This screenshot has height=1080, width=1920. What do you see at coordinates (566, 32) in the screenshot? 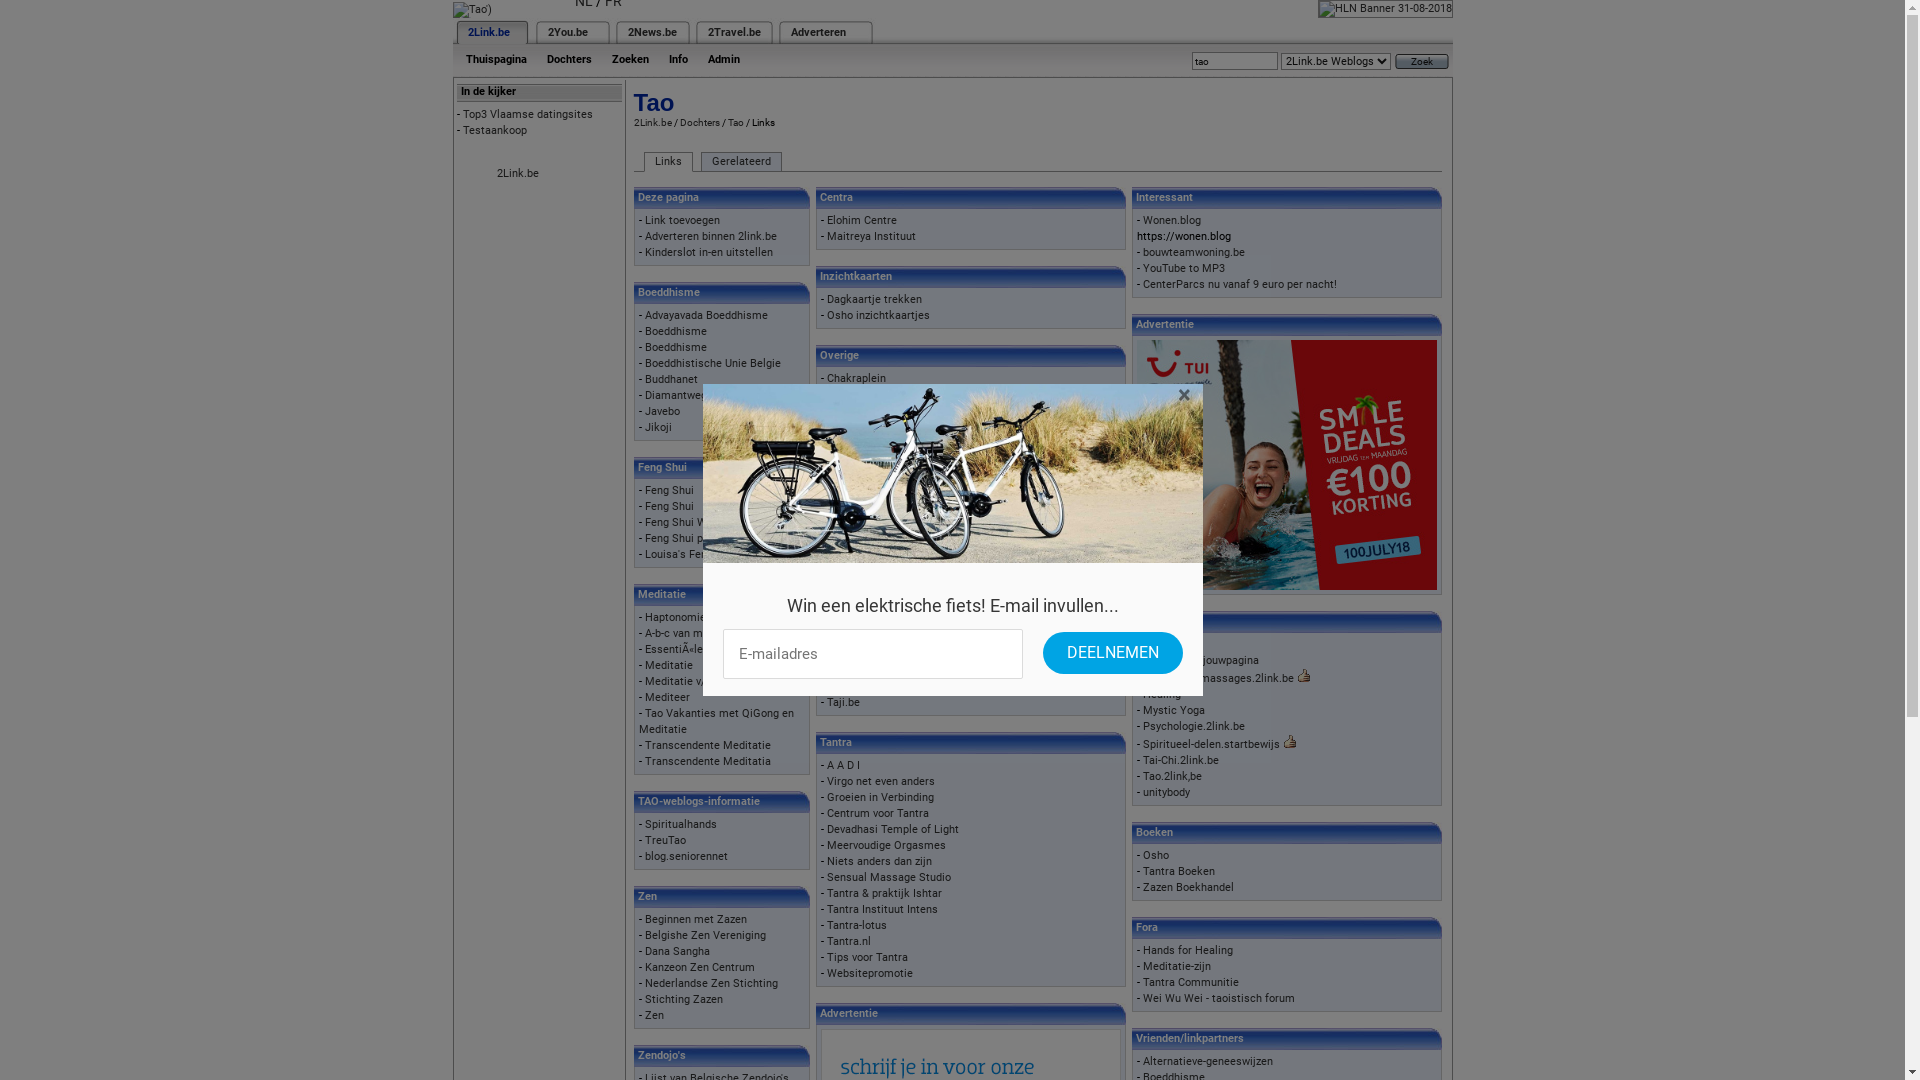
I see `'2You.be'` at bounding box center [566, 32].